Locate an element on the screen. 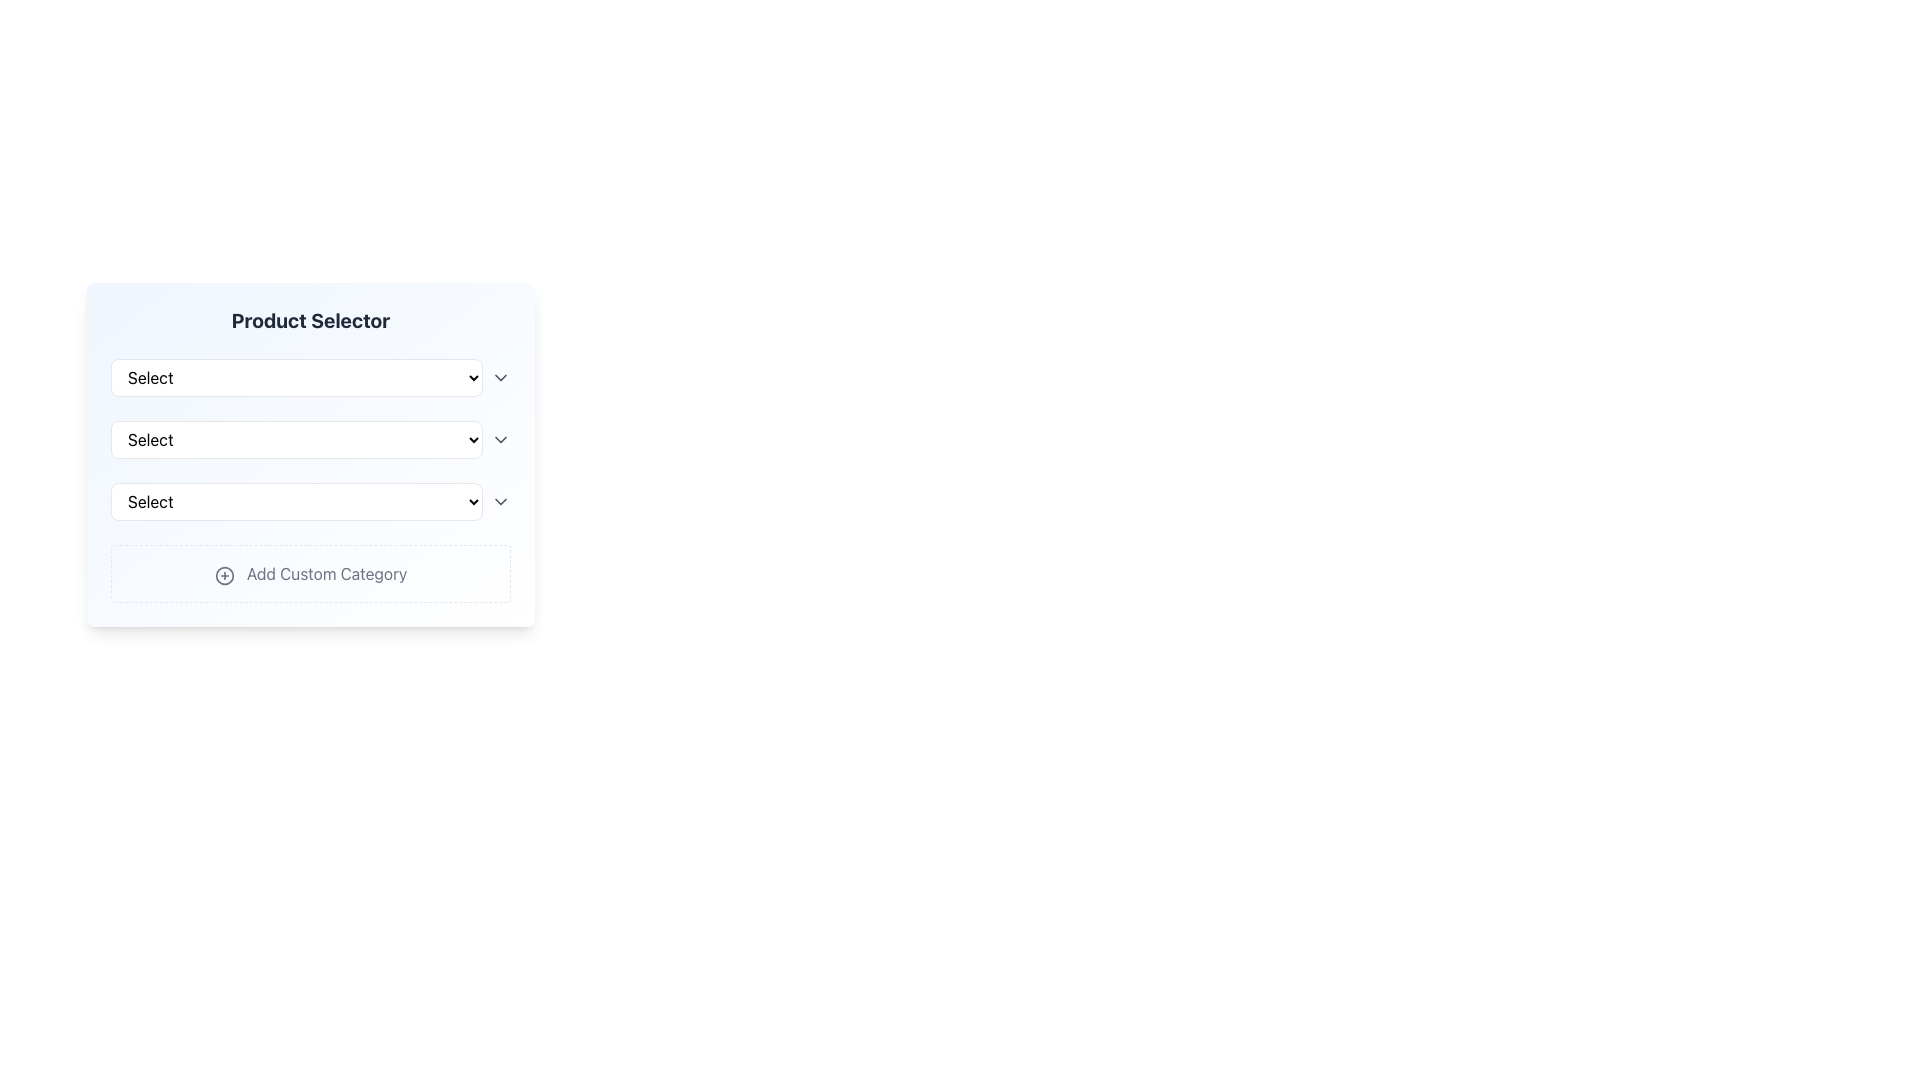  the dropdown menu labeled 'Select' is located at coordinates (296, 438).